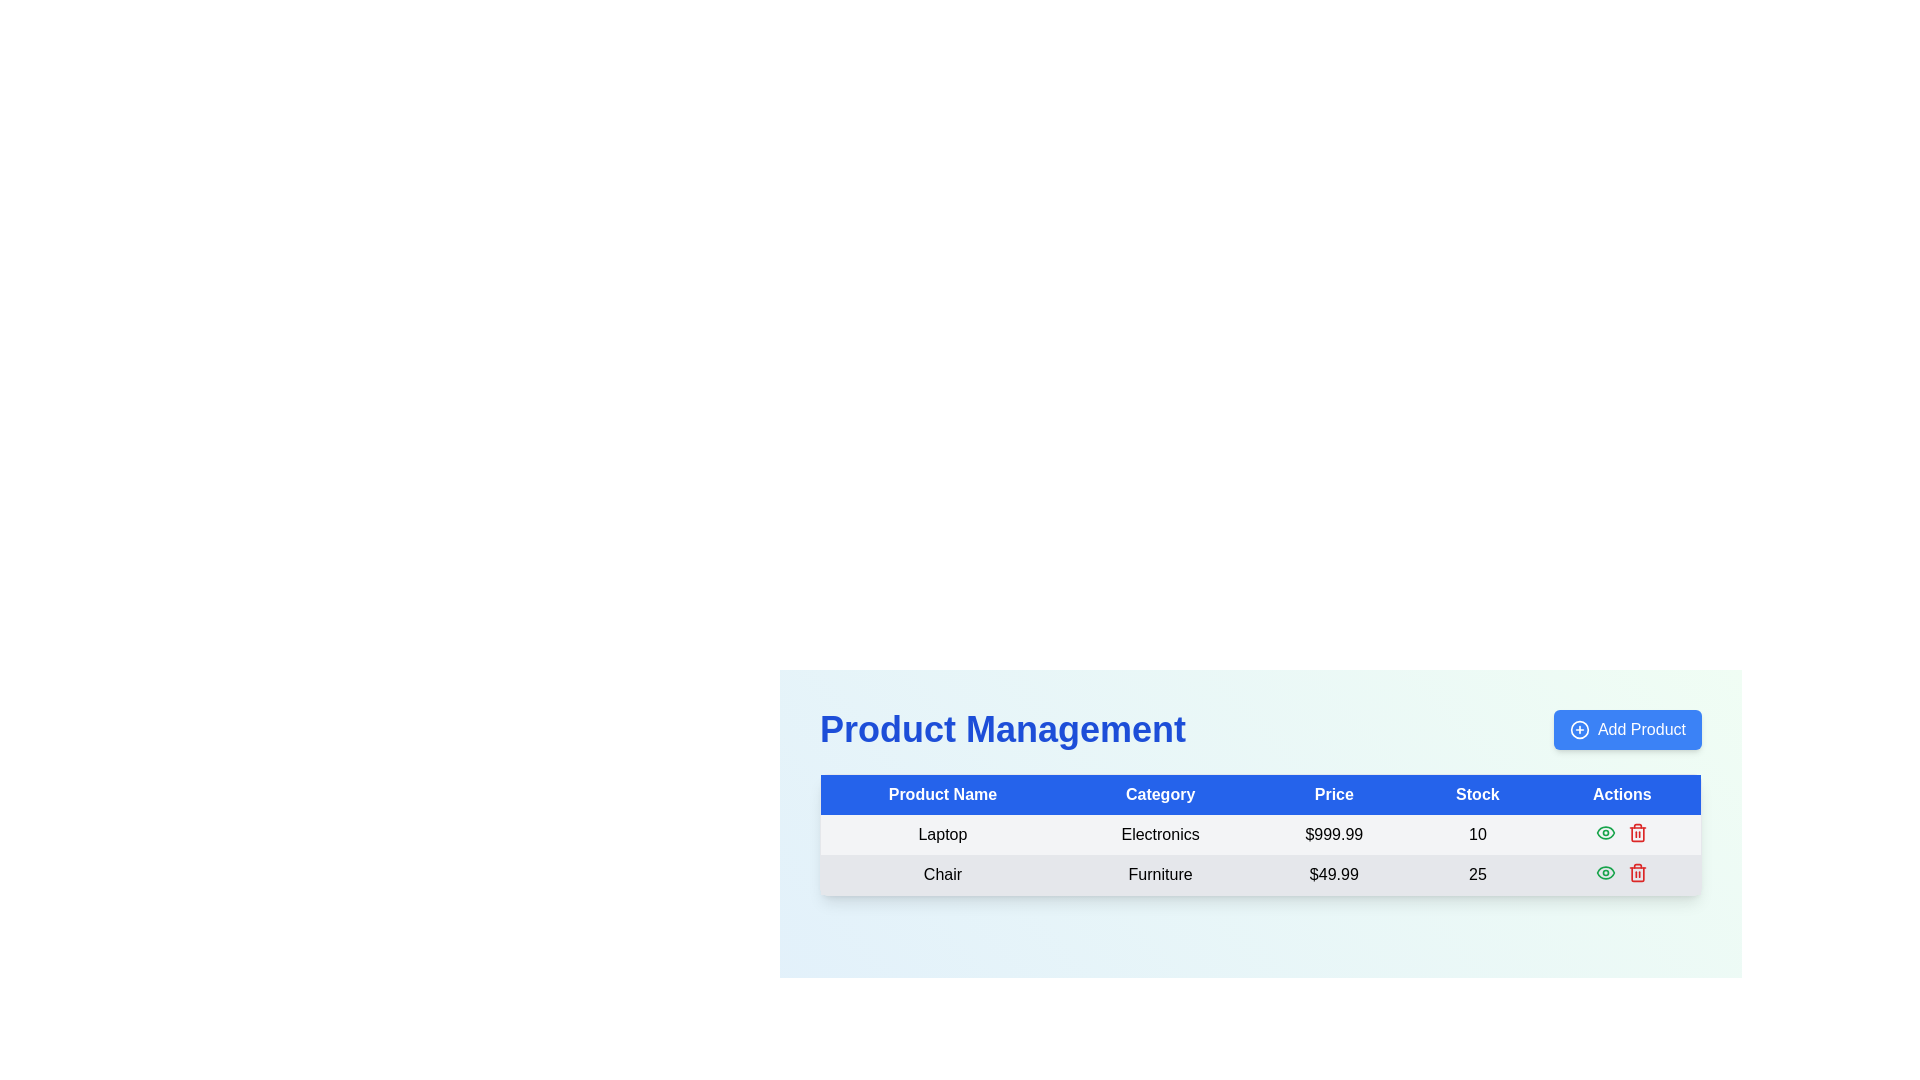  What do you see at coordinates (1334, 834) in the screenshot?
I see `the static text displaying the price of the product 'Laptop' in the 'Product Management' table, which is located in the third cell under the 'Price' column` at bounding box center [1334, 834].